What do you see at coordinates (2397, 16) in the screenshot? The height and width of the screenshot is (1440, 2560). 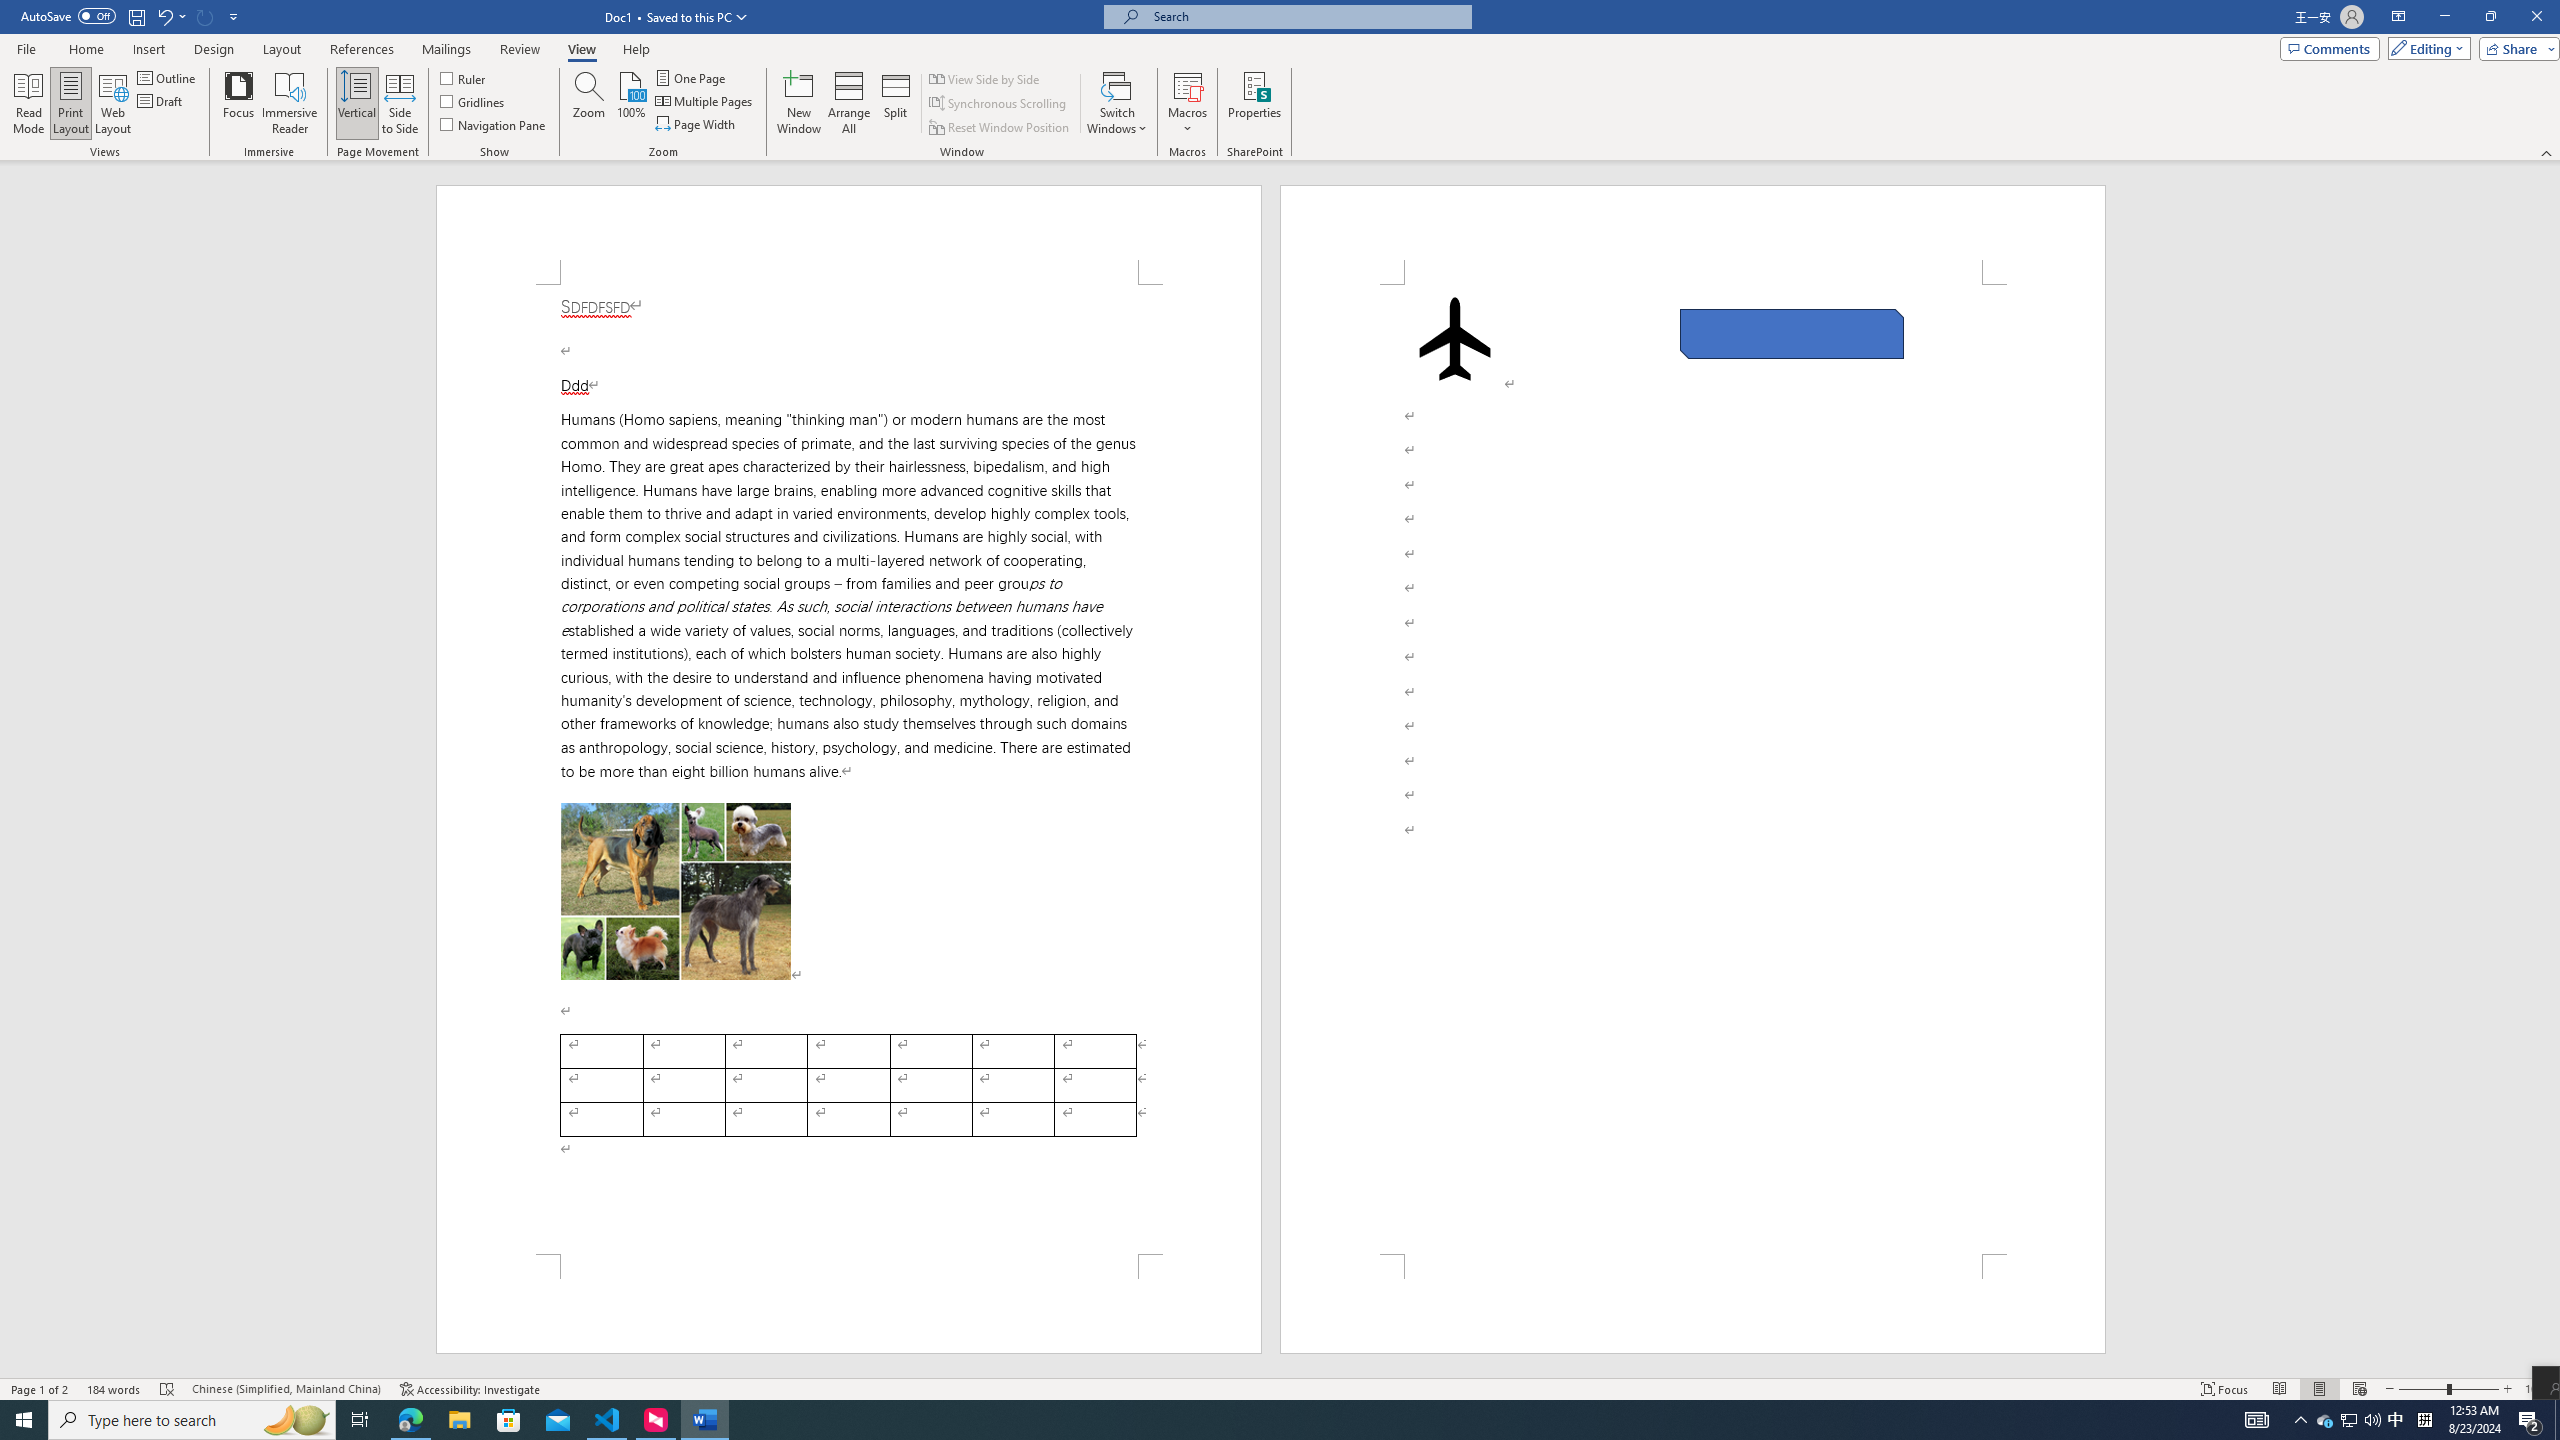 I see `'Ribbon Display Options'` at bounding box center [2397, 16].